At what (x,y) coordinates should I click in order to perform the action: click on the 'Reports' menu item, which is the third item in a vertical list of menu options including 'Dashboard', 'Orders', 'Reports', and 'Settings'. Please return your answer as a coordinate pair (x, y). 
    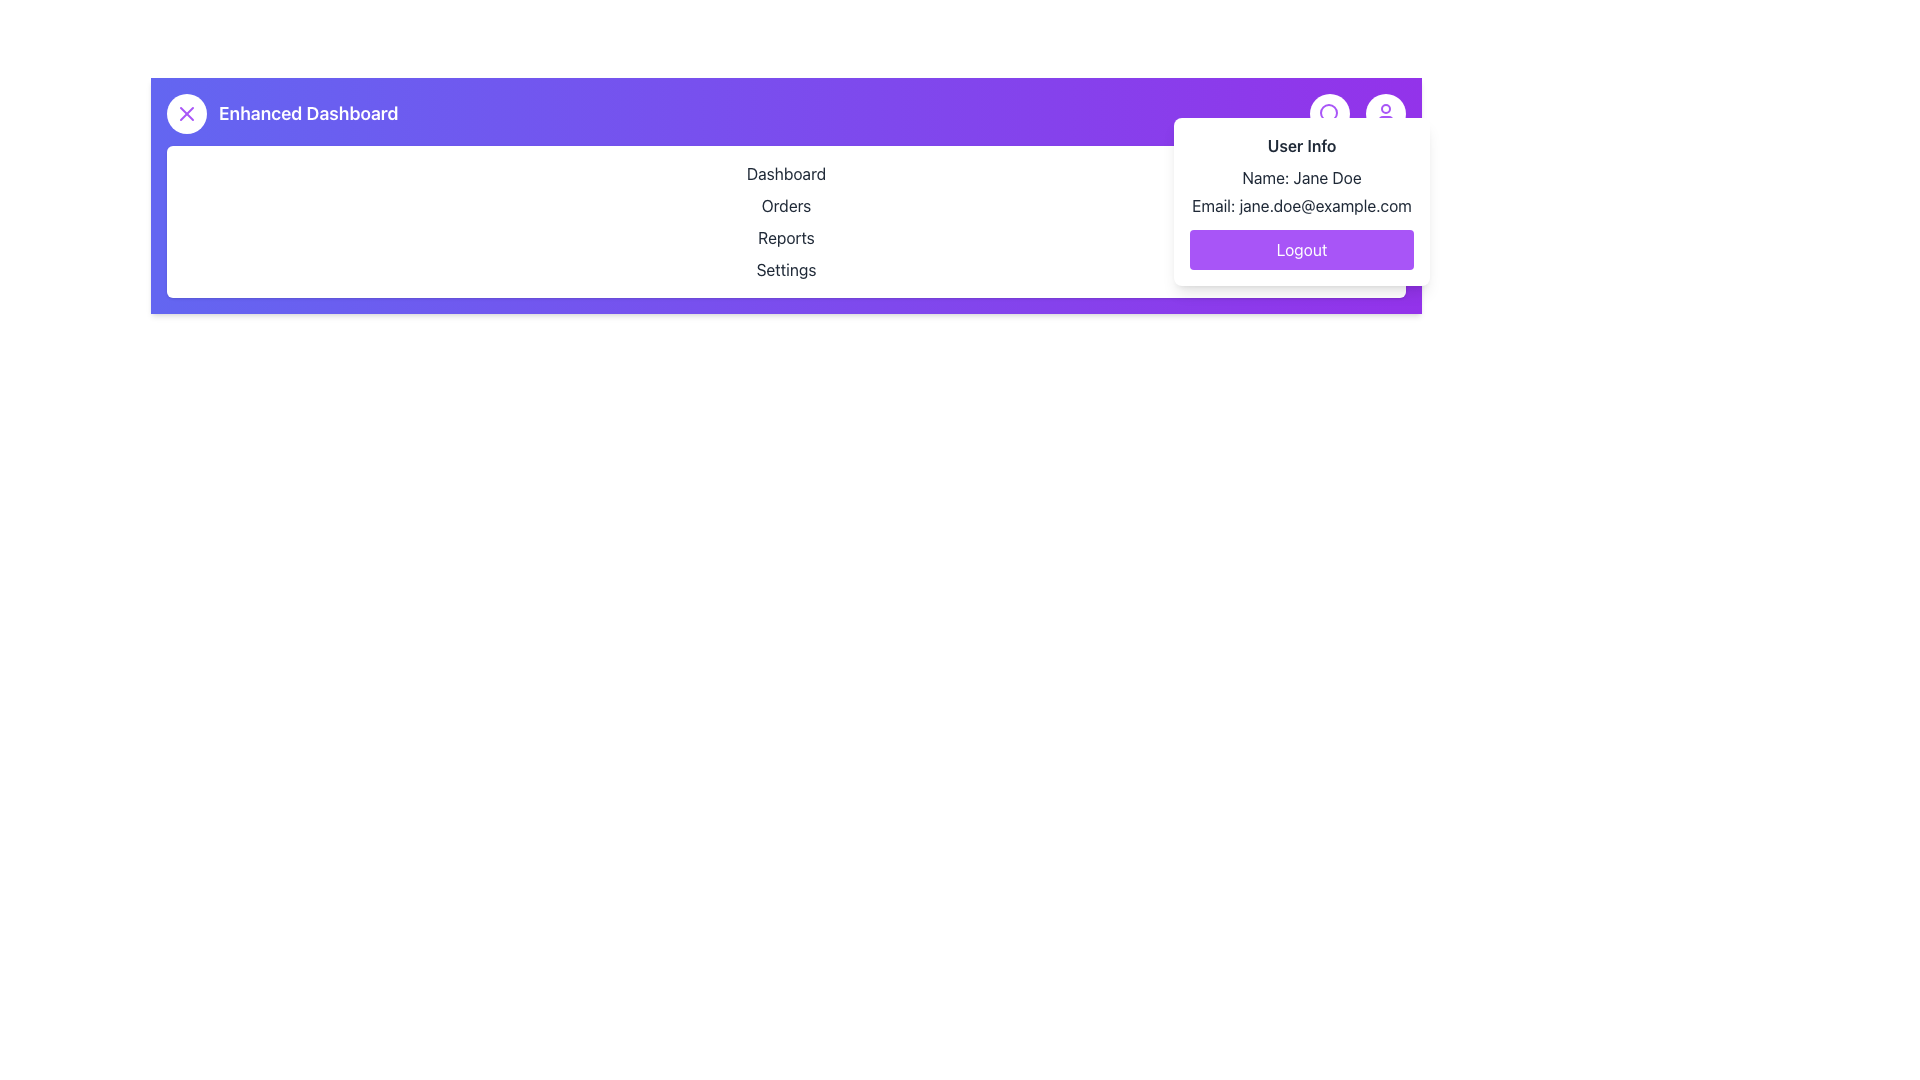
    Looking at the image, I should click on (785, 237).